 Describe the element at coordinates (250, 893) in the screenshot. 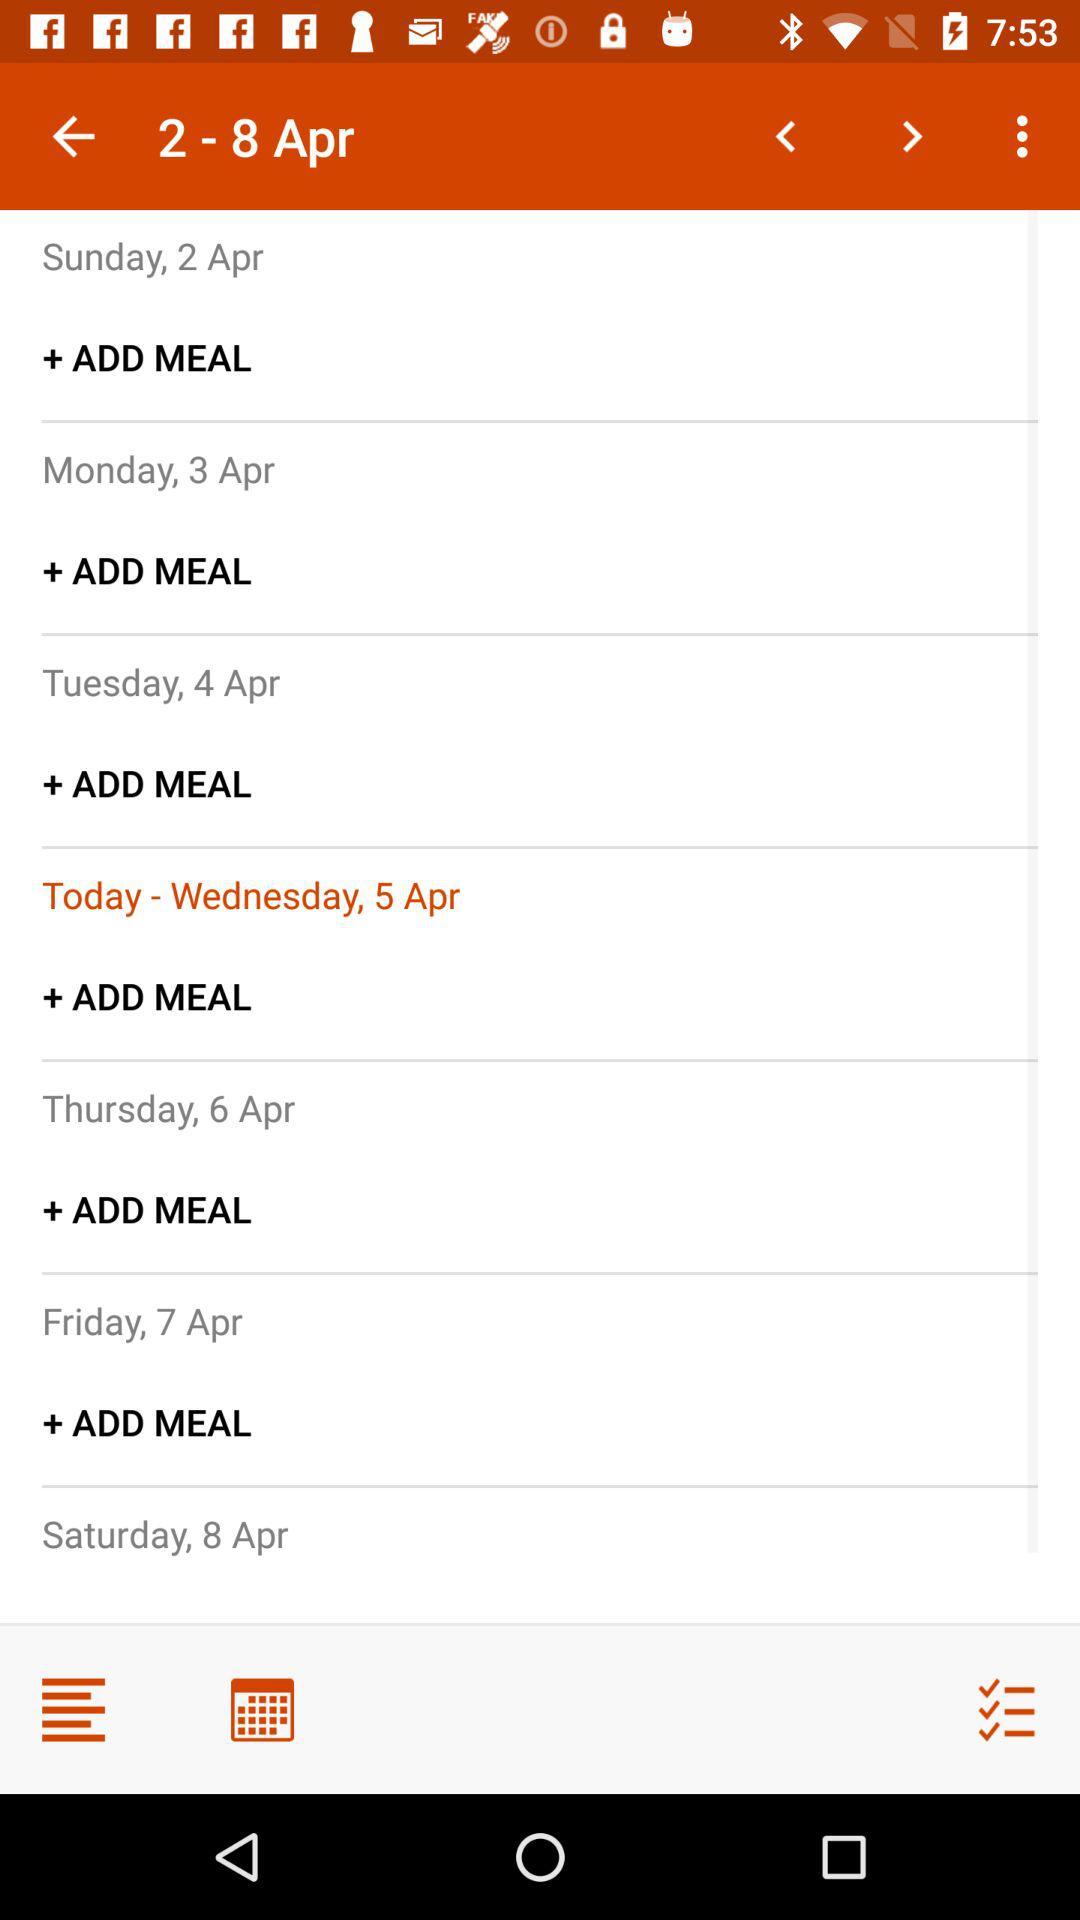

I see `icon below + add meal item` at that location.